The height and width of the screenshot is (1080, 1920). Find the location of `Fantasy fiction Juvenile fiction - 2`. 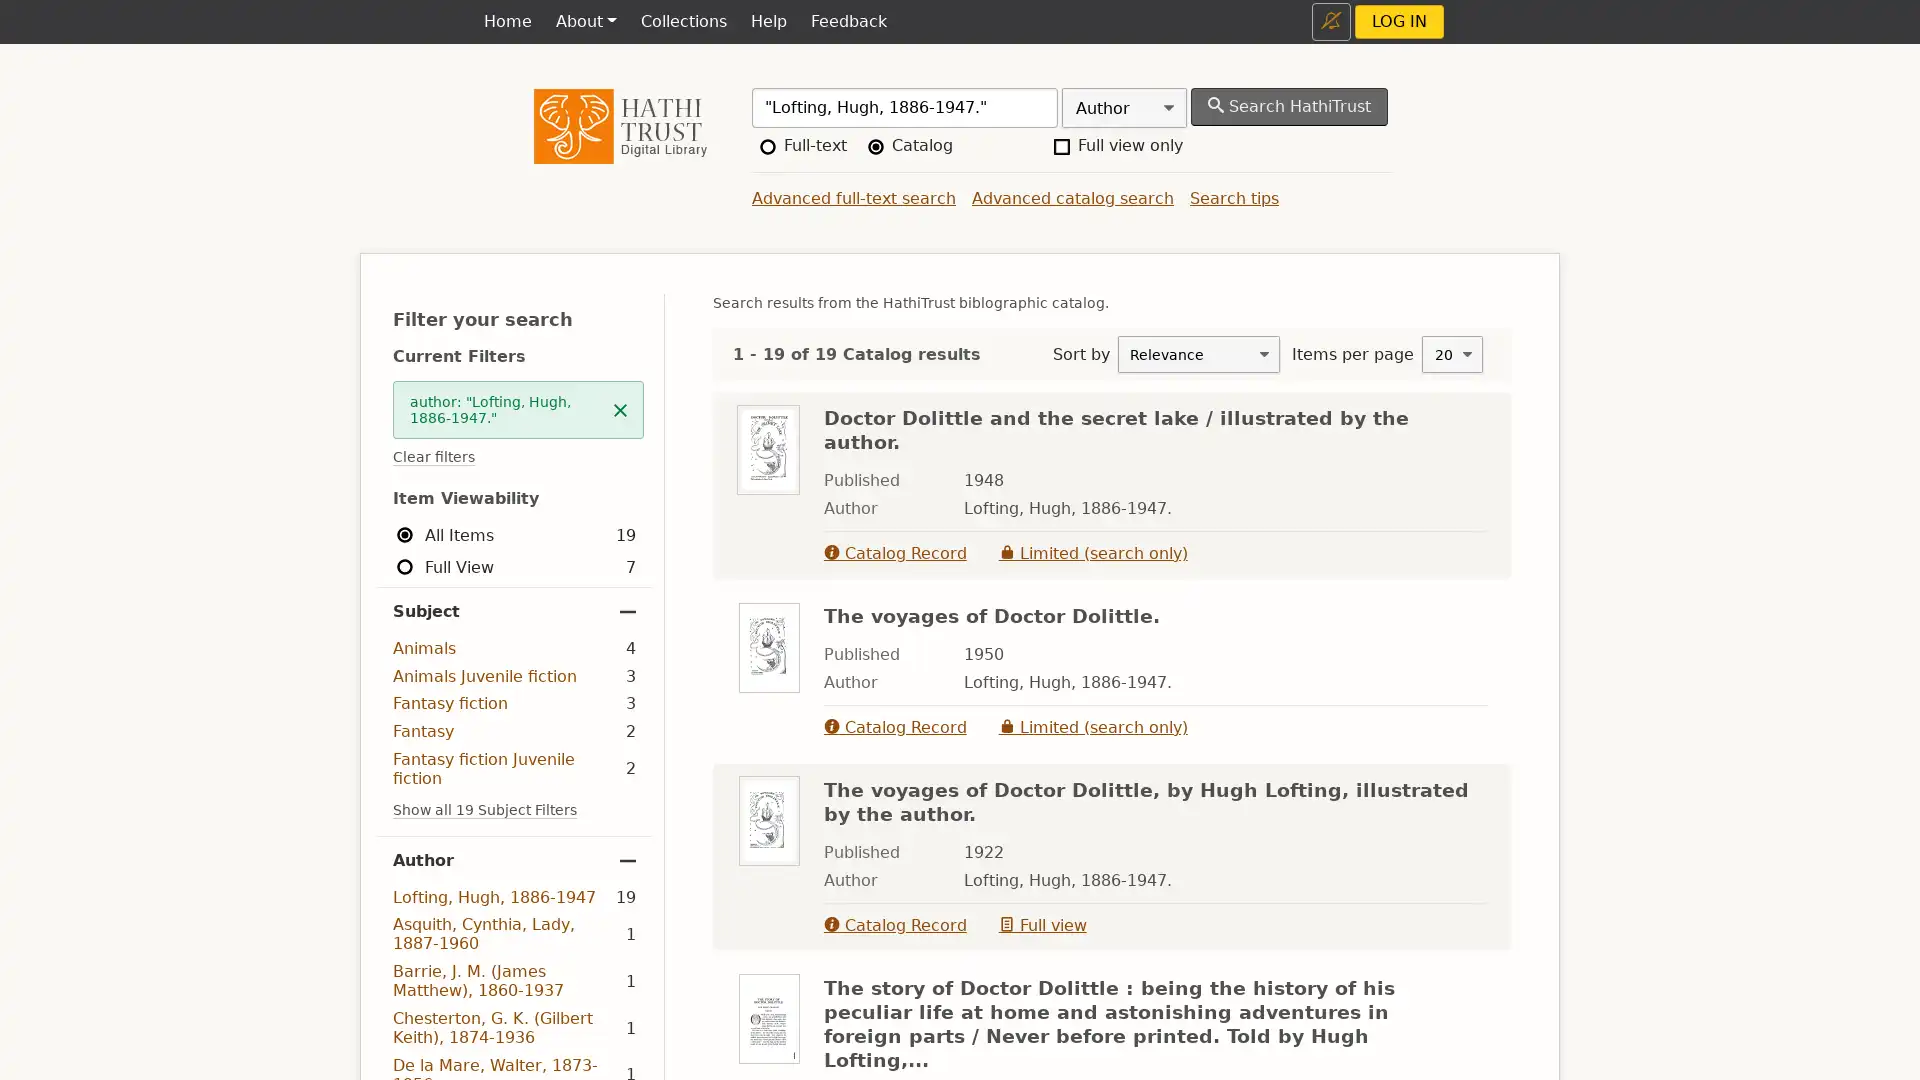

Fantasy fiction Juvenile fiction - 2 is located at coordinates (514, 767).